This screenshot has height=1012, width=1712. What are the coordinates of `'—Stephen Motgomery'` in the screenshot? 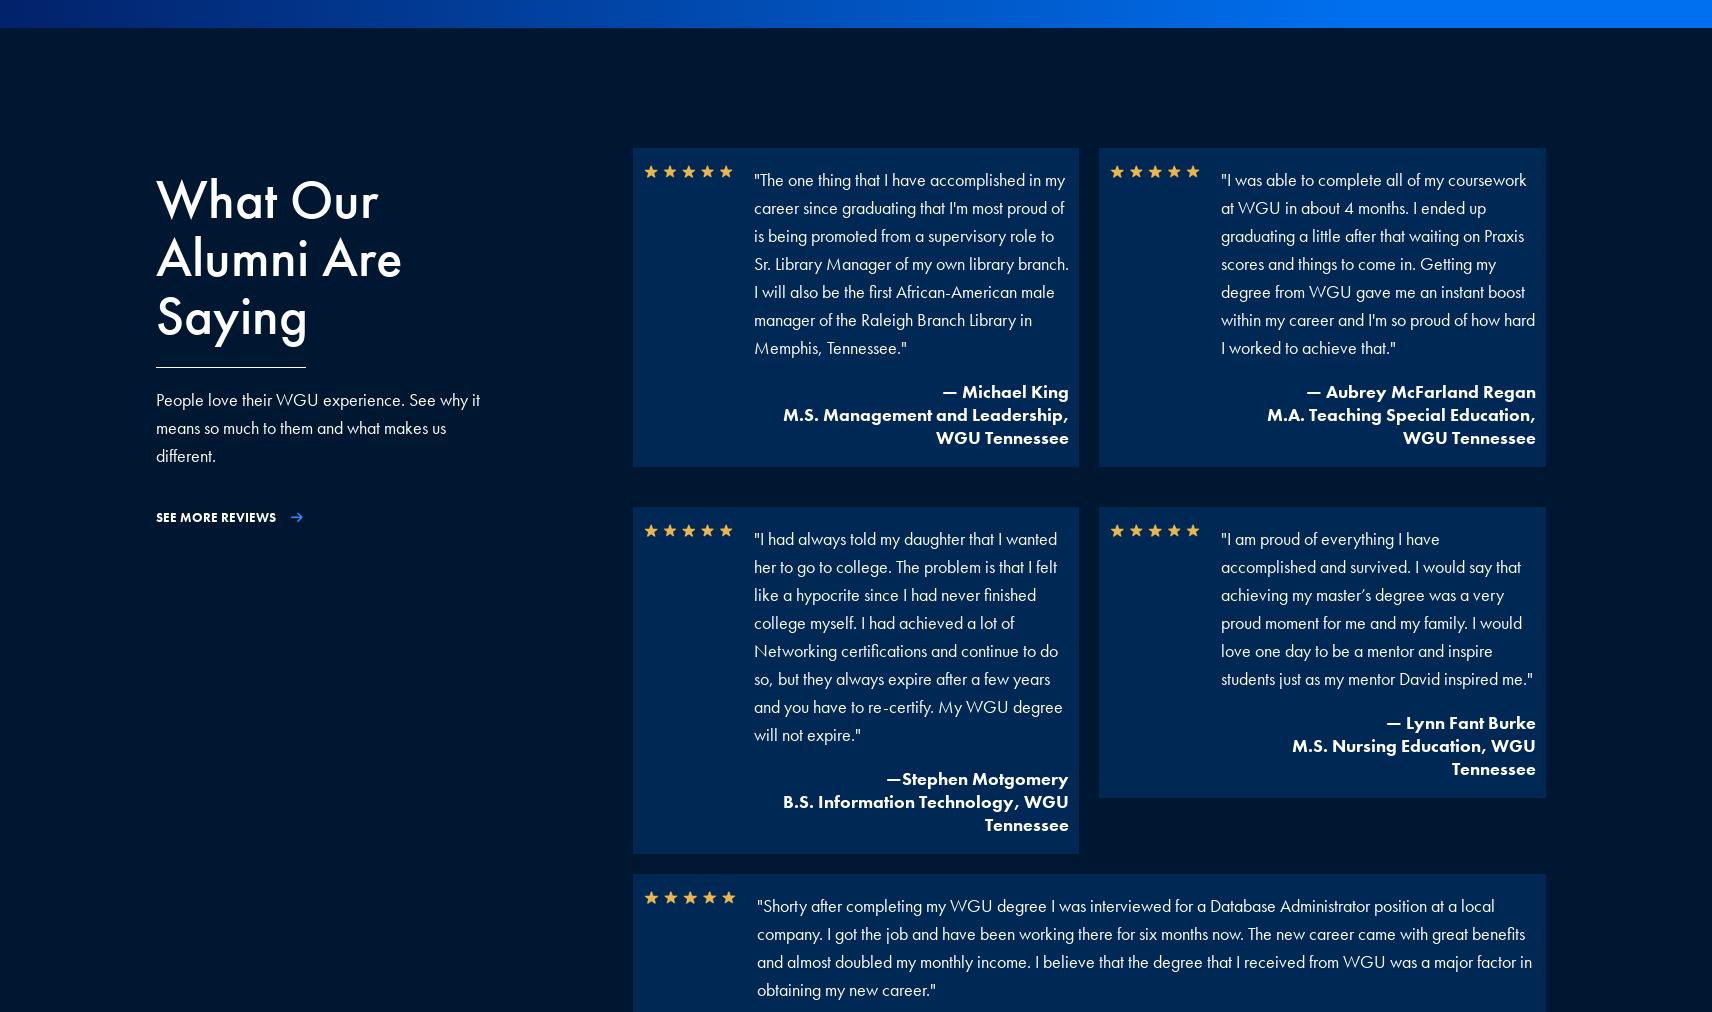 It's located at (884, 777).